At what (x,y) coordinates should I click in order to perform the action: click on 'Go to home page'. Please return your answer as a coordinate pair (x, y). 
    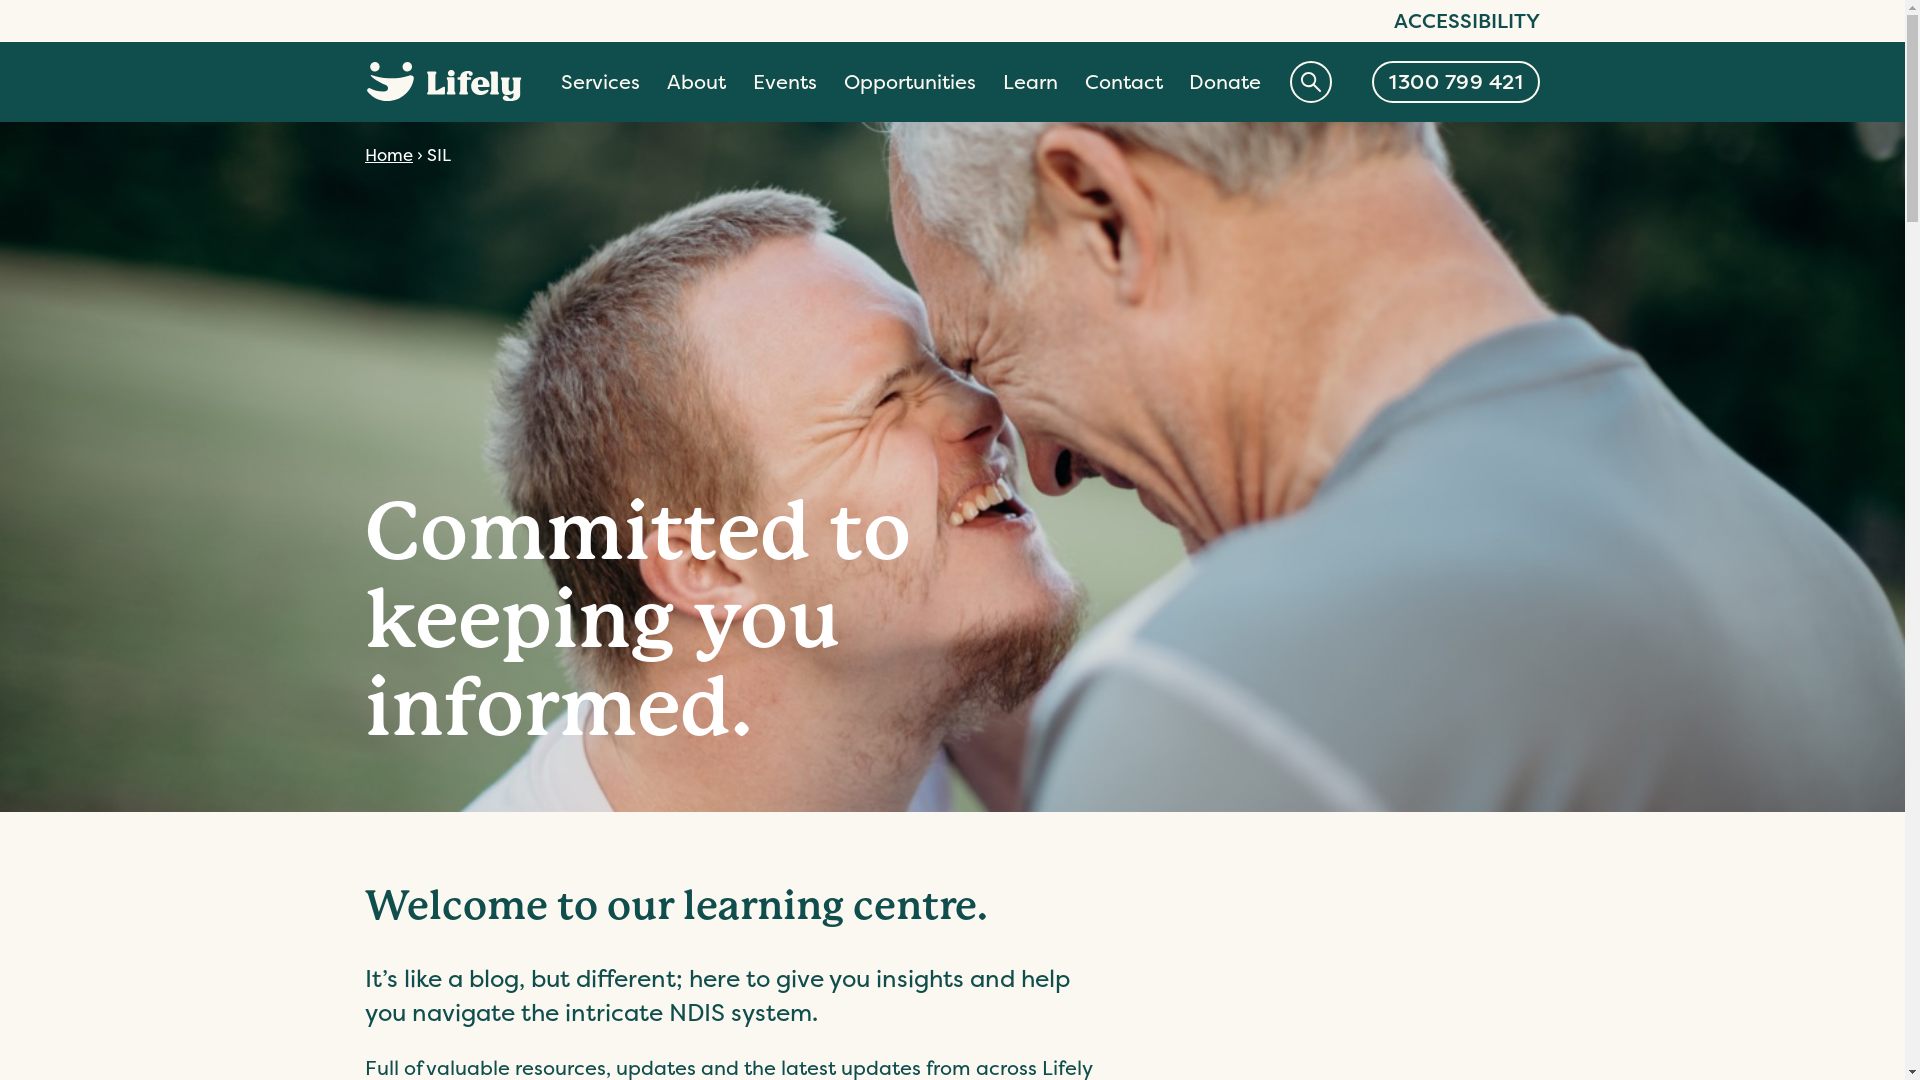
    Looking at the image, I should click on (443, 80).